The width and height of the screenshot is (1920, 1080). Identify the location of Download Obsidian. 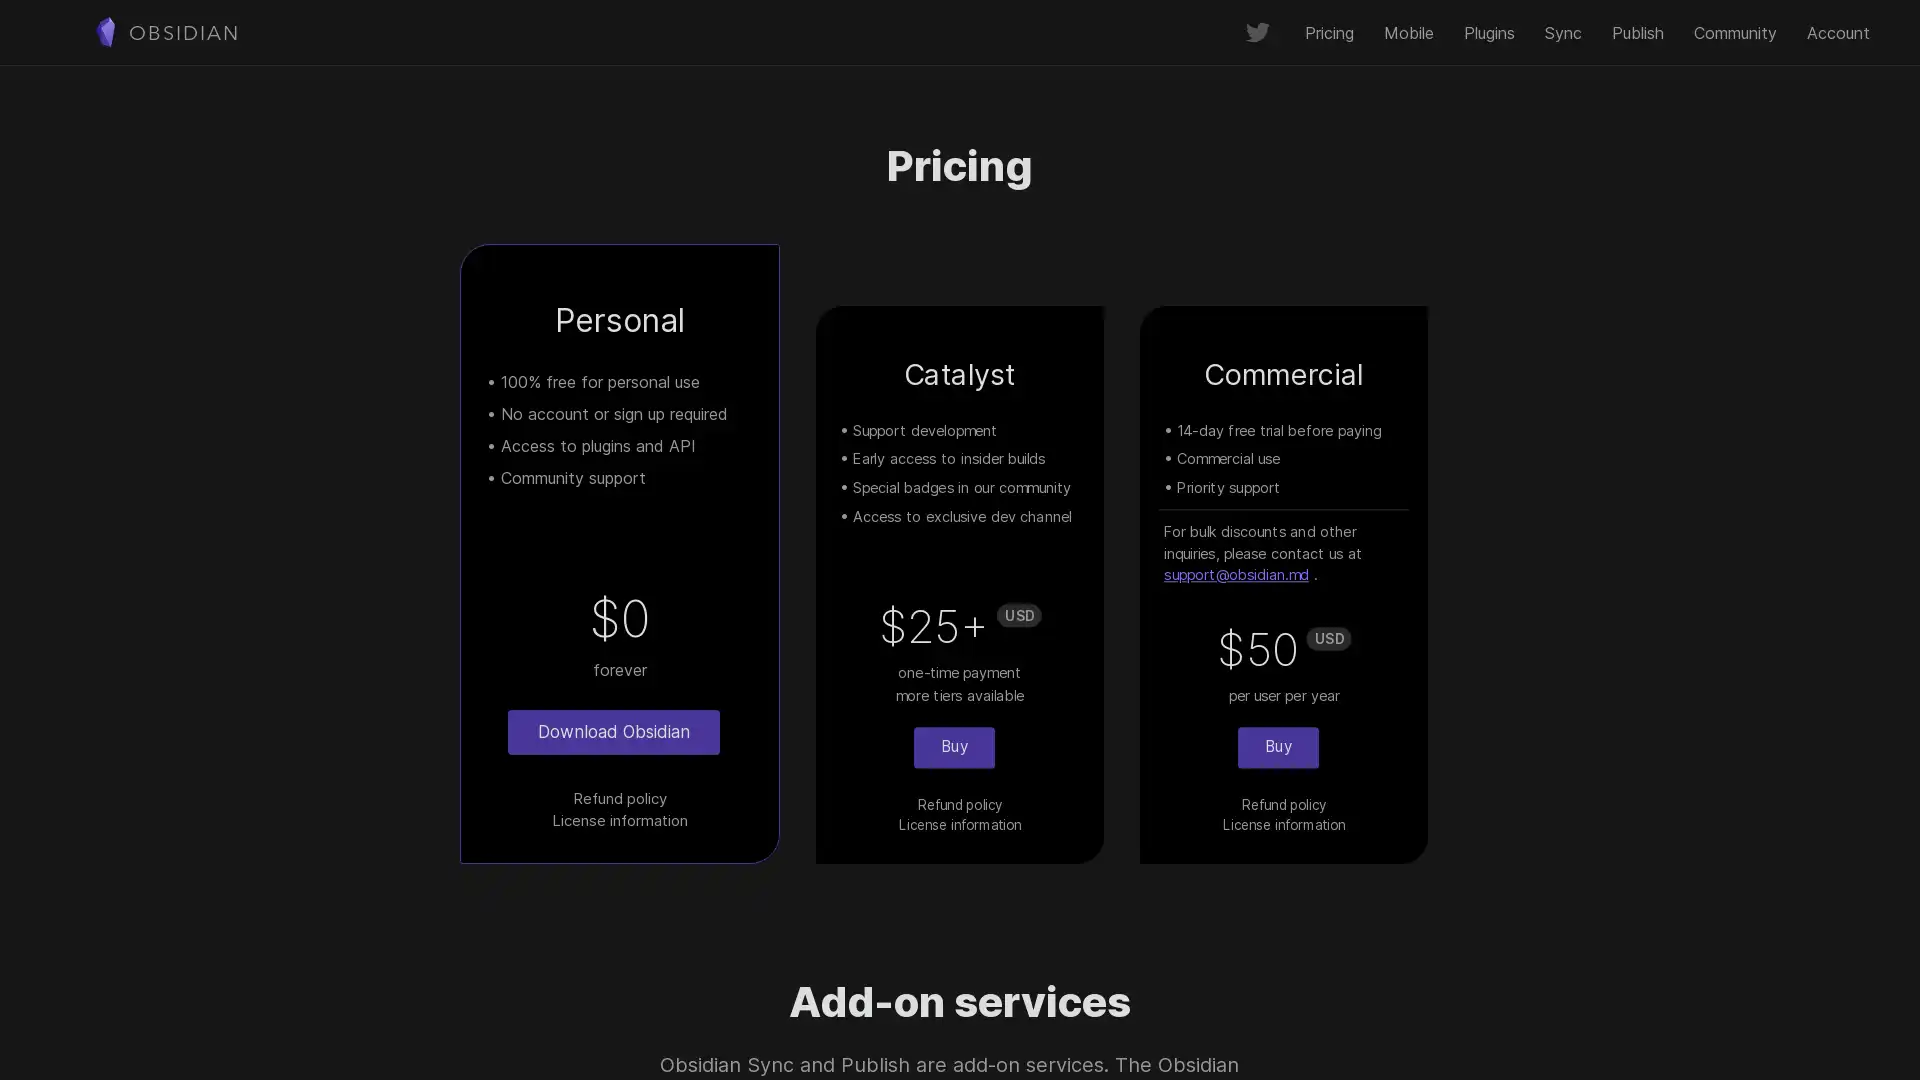
(613, 732).